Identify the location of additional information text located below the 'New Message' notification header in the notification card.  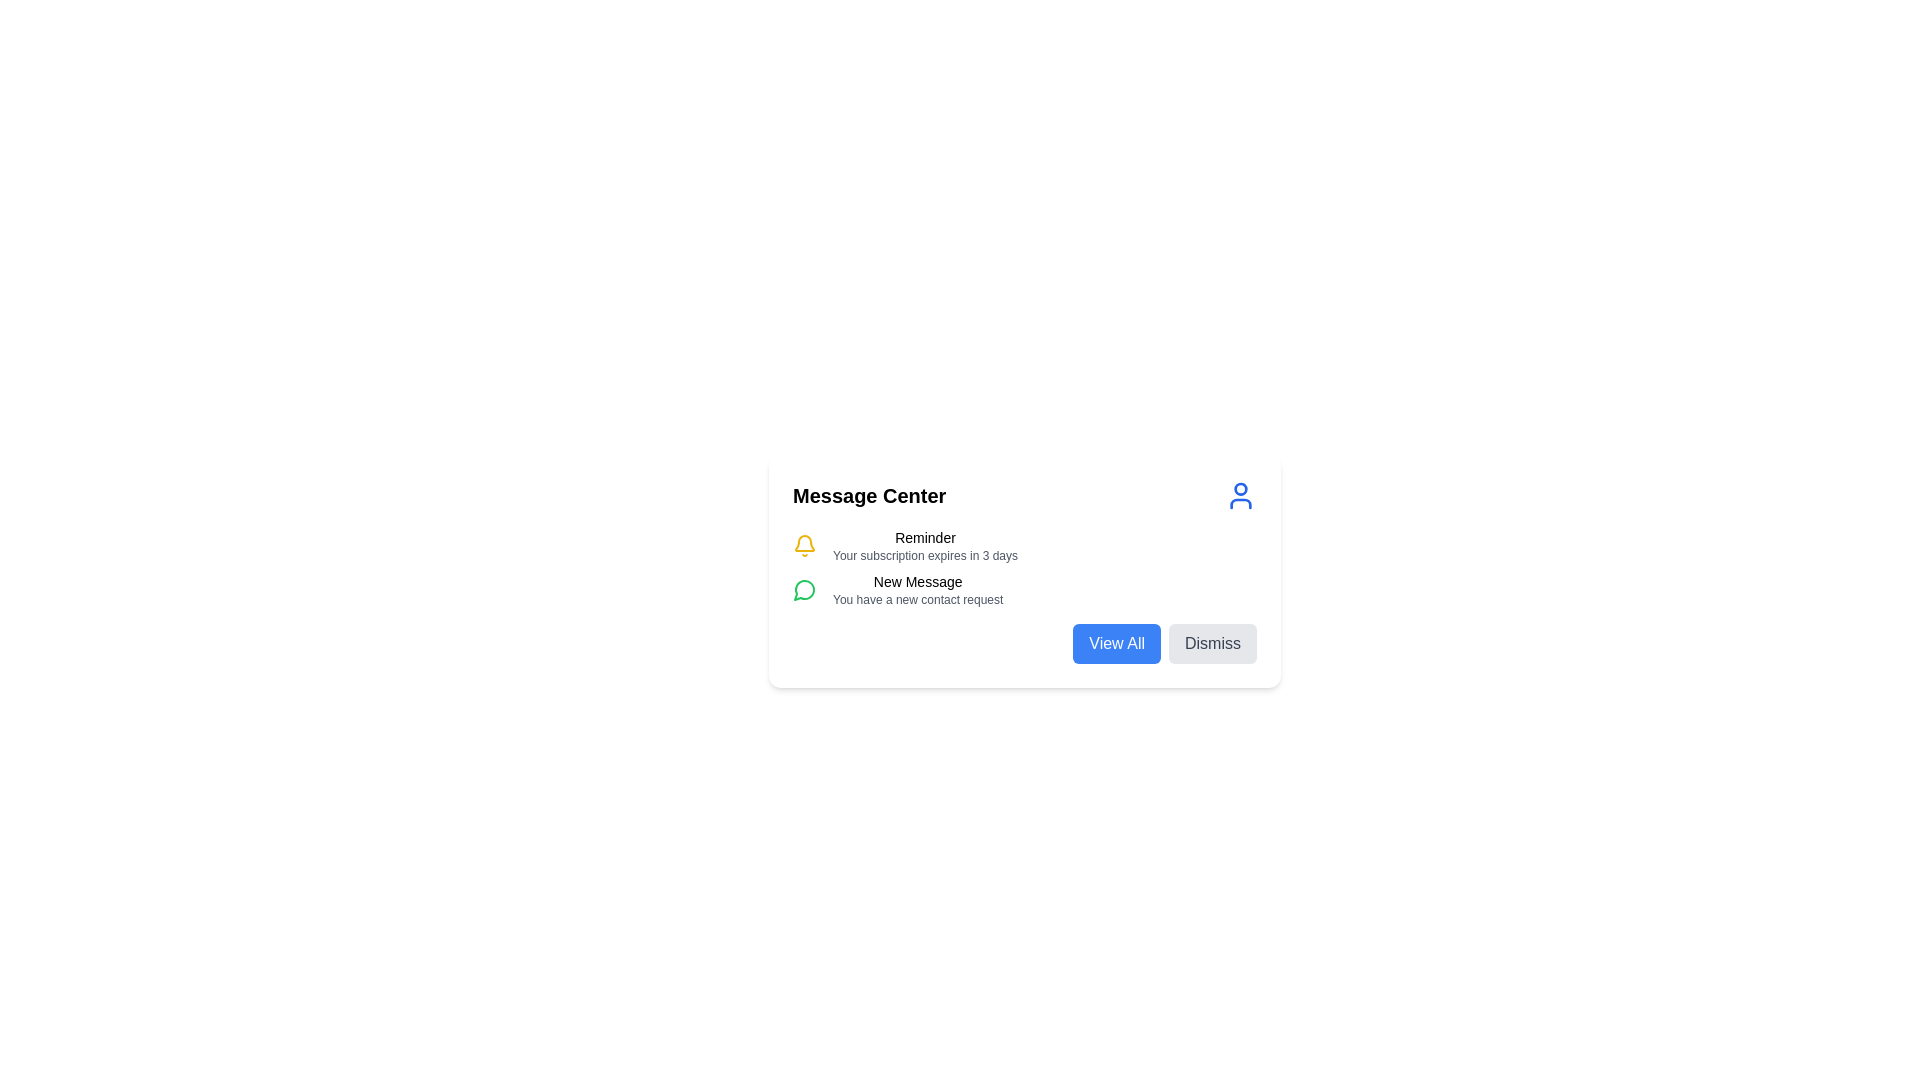
(917, 599).